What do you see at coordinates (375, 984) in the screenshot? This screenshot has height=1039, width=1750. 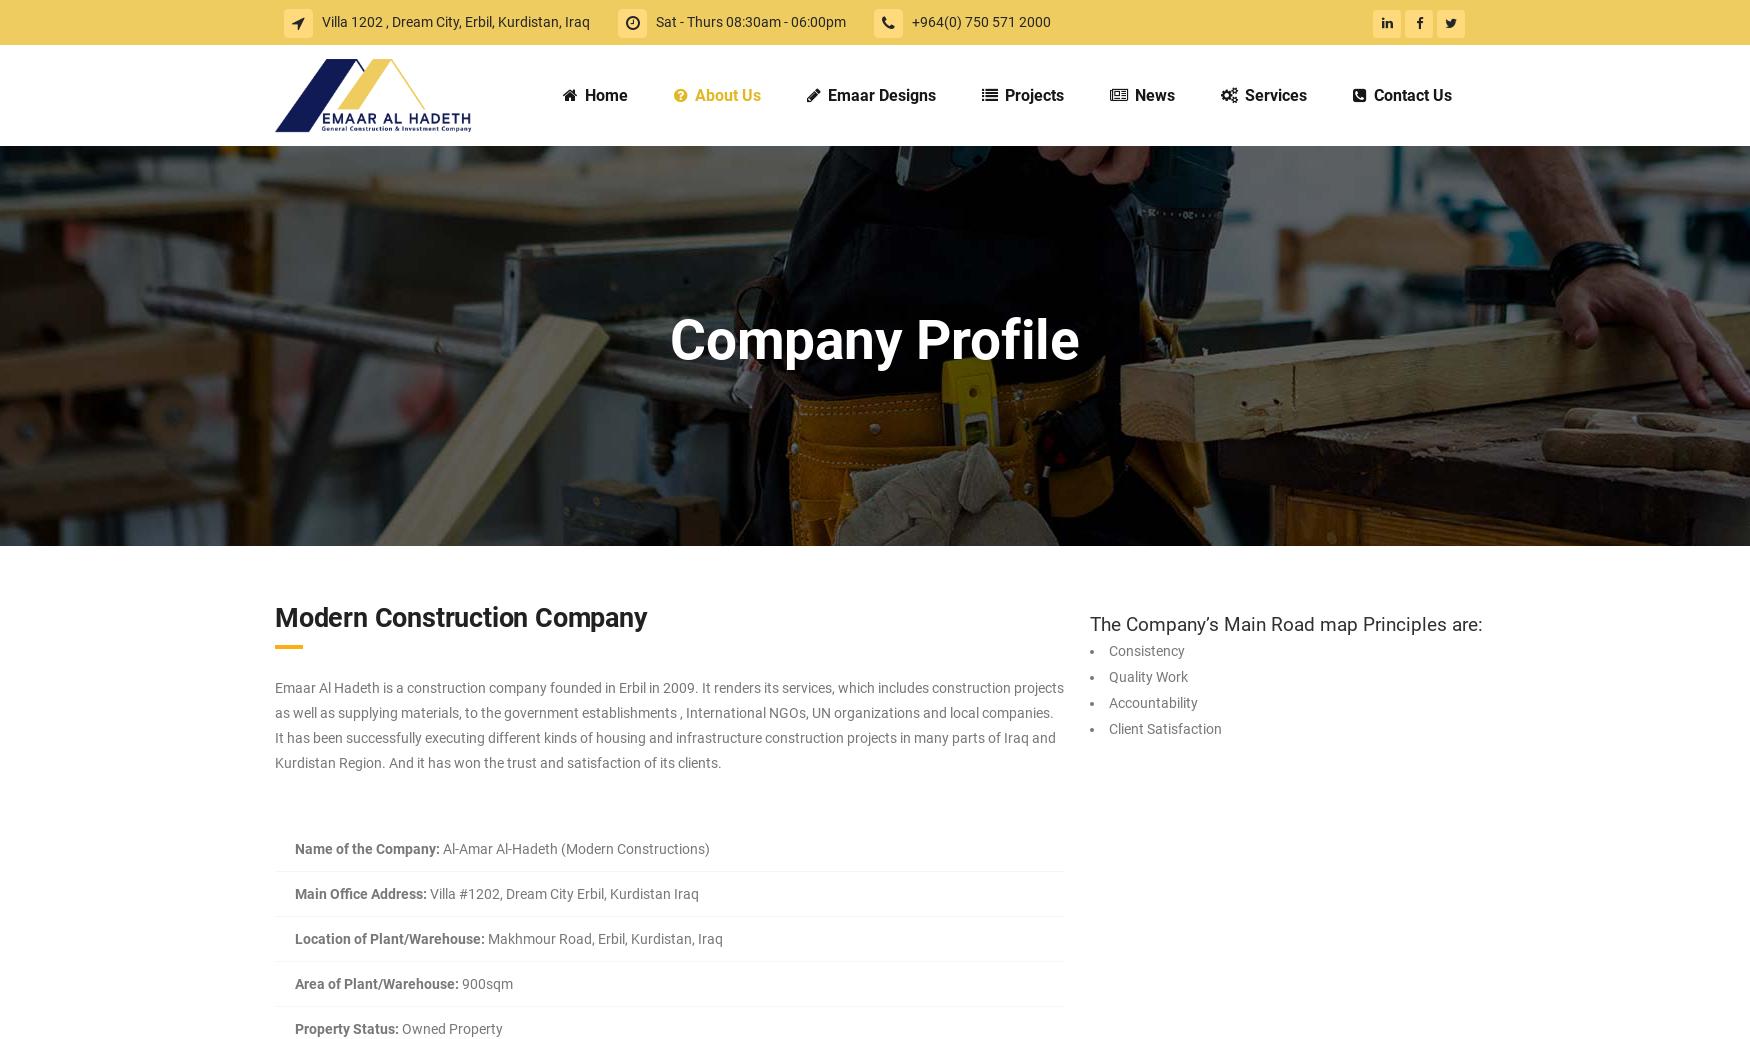 I see `'Area of Plant/Warehouse:'` at bounding box center [375, 984].